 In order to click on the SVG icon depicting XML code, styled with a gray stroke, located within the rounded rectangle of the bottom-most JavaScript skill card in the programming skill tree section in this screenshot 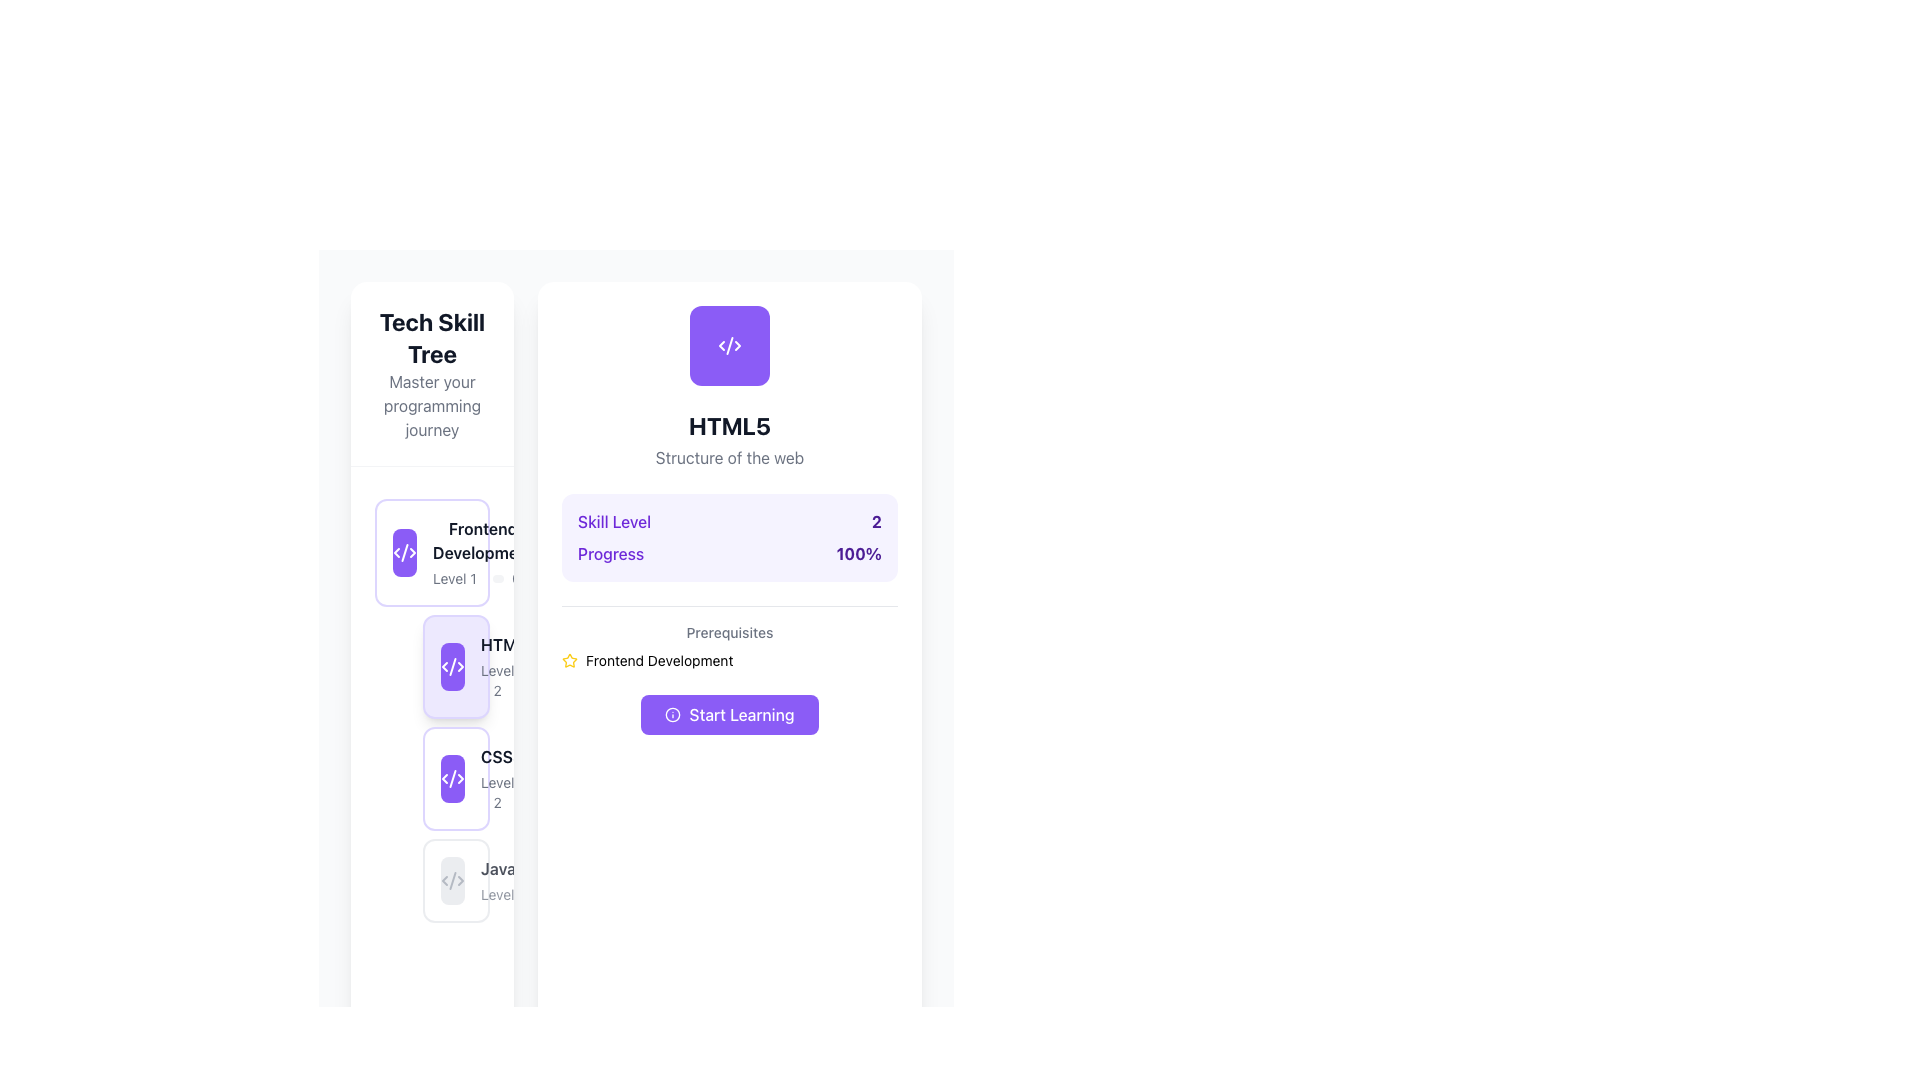, I will do `click(451, 879)`.